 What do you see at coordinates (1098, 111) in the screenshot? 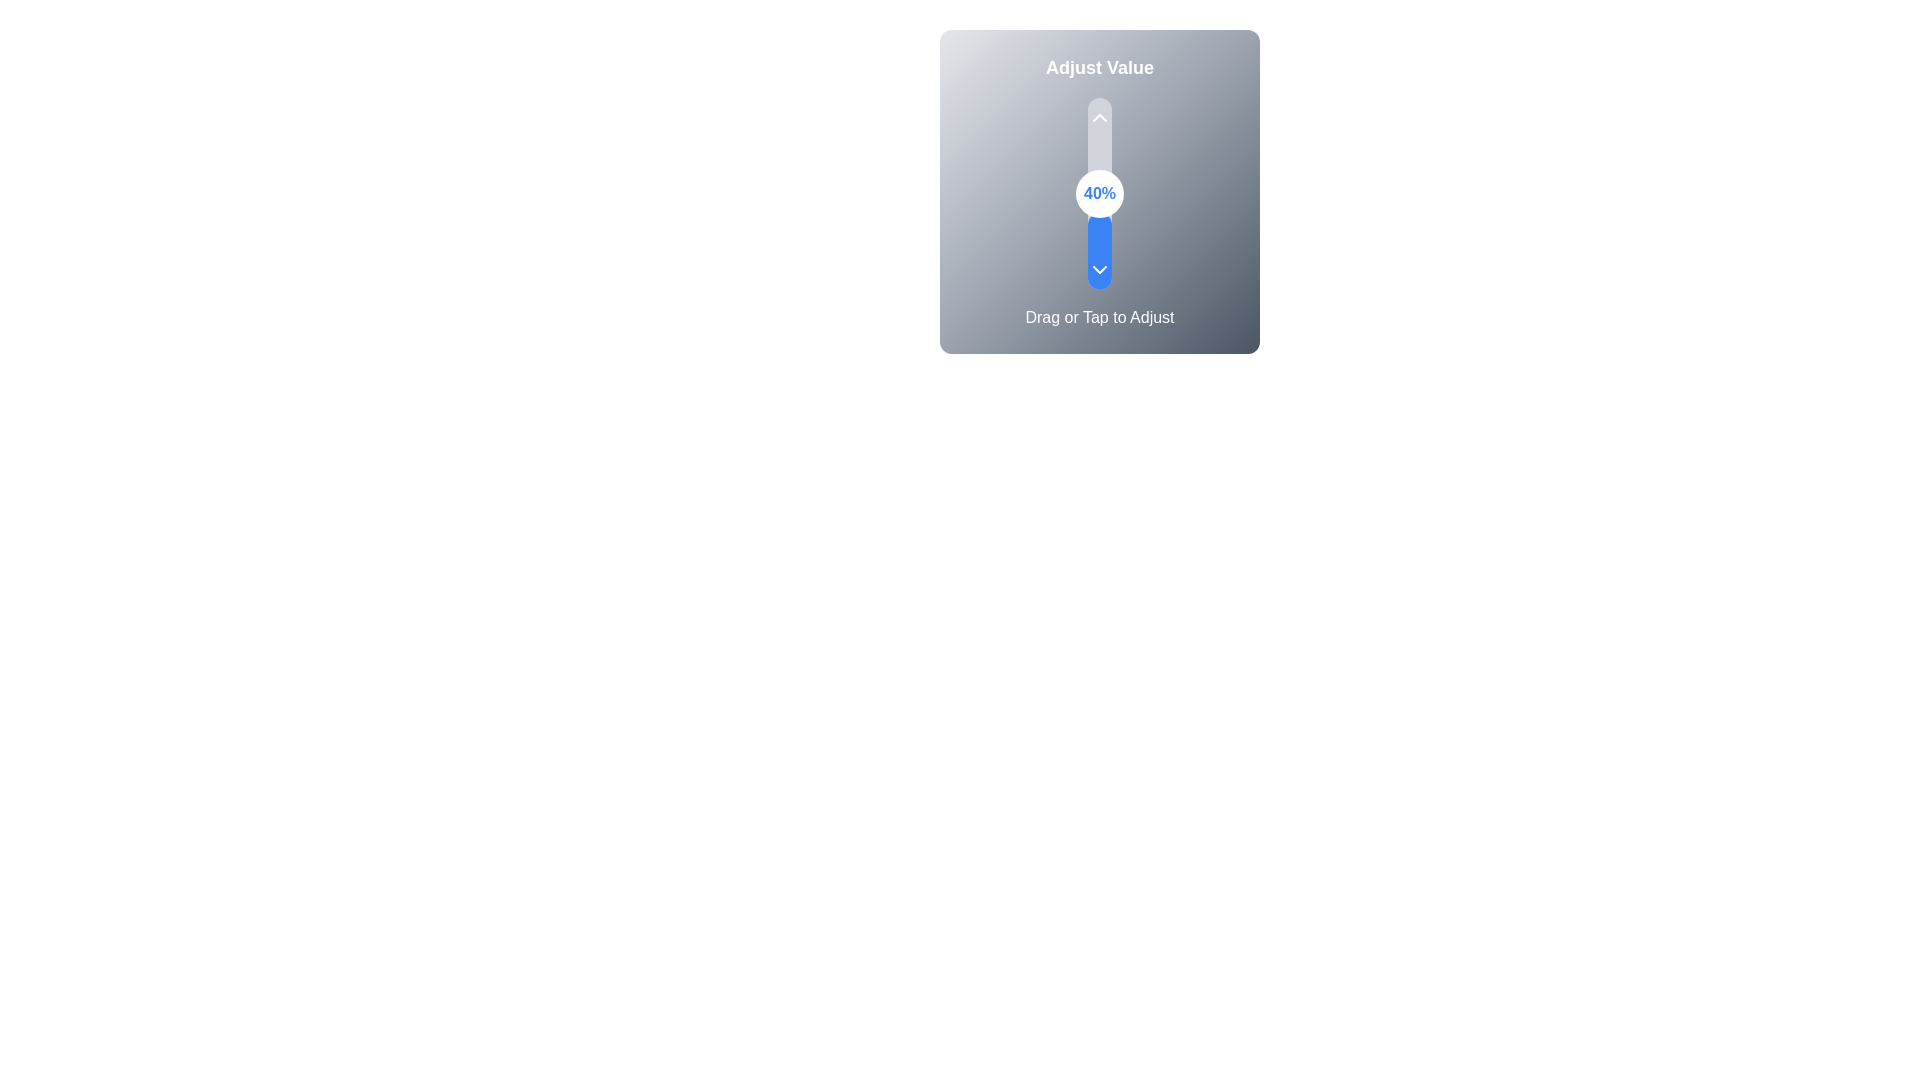
I see `the slider value` at bounding box center [1098, 111].